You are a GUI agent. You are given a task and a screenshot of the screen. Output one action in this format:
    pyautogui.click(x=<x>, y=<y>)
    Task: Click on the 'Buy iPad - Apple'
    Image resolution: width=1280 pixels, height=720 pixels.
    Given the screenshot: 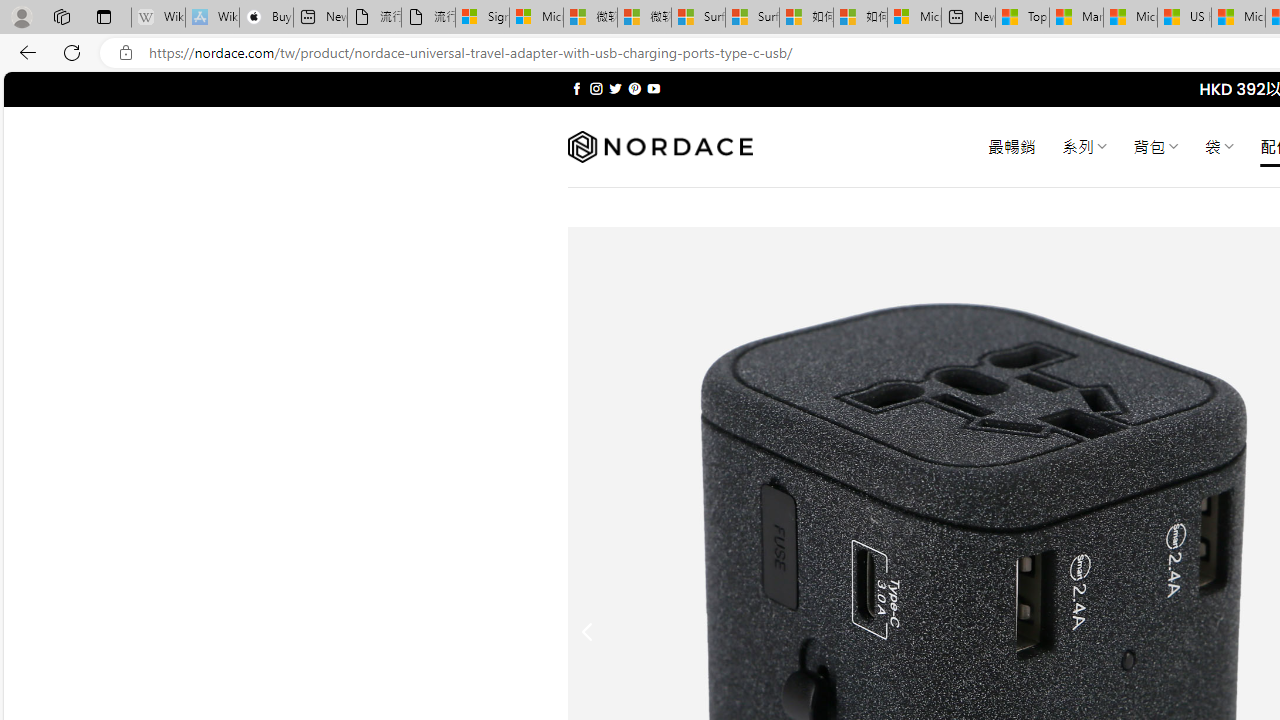 What is the action you would take?
    pyautogui.click(x=265, y=17)
    